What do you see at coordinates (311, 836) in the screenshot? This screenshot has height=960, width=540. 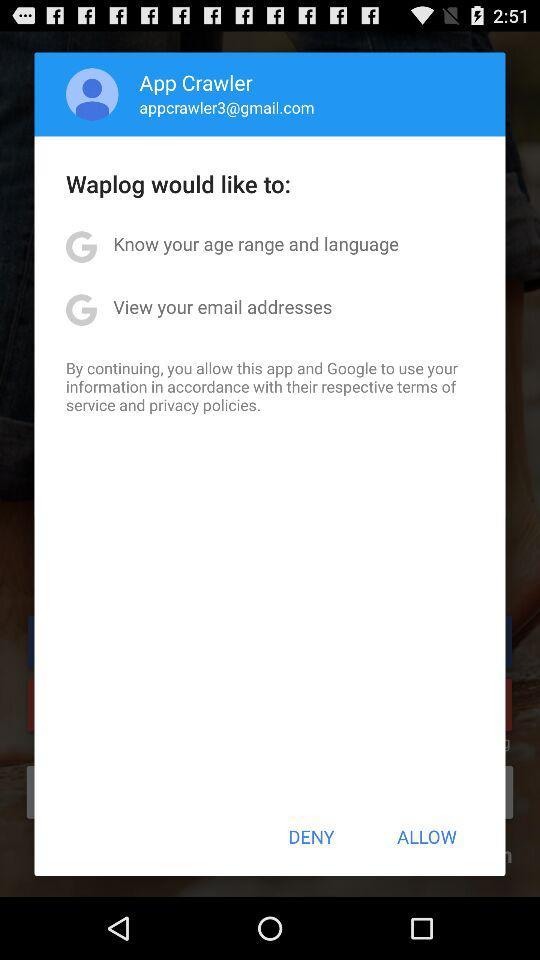 I see `item below the by continuing you app` at bounding box center [311, 836].